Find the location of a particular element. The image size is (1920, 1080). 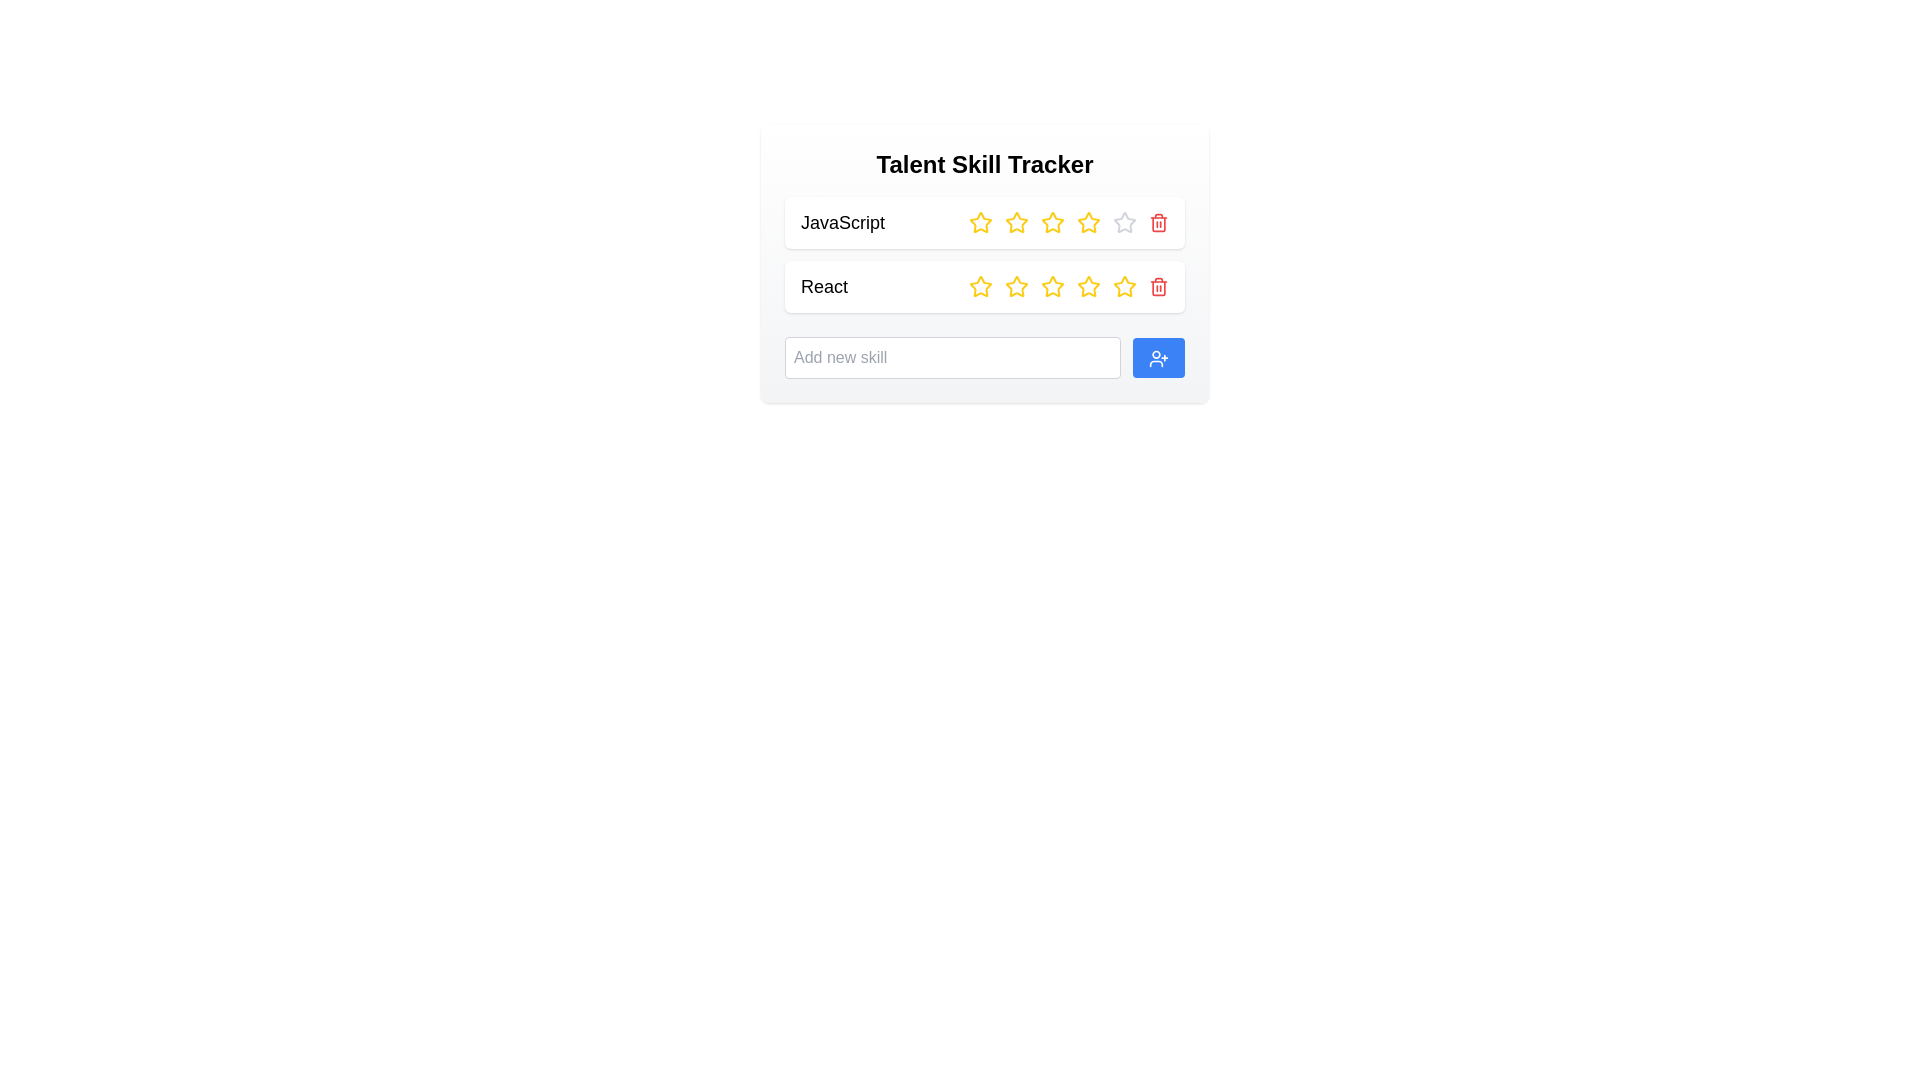

the Icon button located at the bottom-right corner of the button beneath the 'React' skill and the 'Add new skill' input field is located at coordinates (1158, 357).